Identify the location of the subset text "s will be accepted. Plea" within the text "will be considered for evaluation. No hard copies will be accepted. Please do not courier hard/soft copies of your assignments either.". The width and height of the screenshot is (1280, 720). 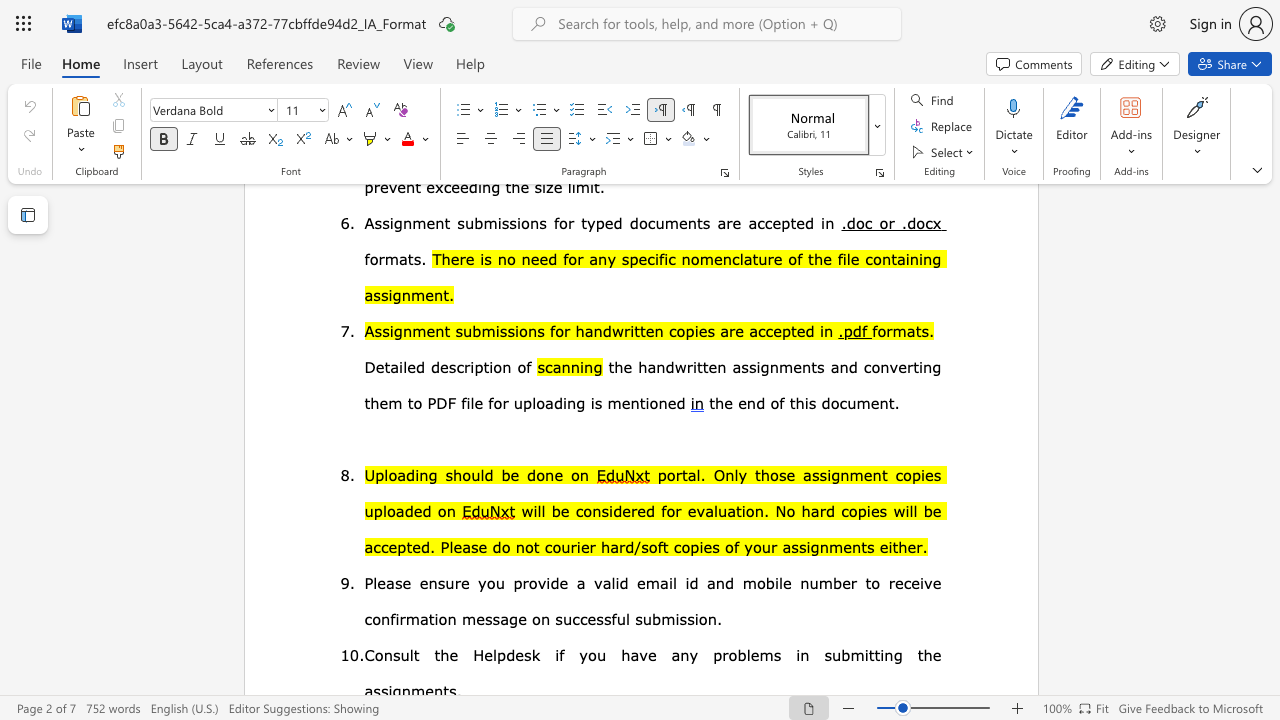
(879, 509).